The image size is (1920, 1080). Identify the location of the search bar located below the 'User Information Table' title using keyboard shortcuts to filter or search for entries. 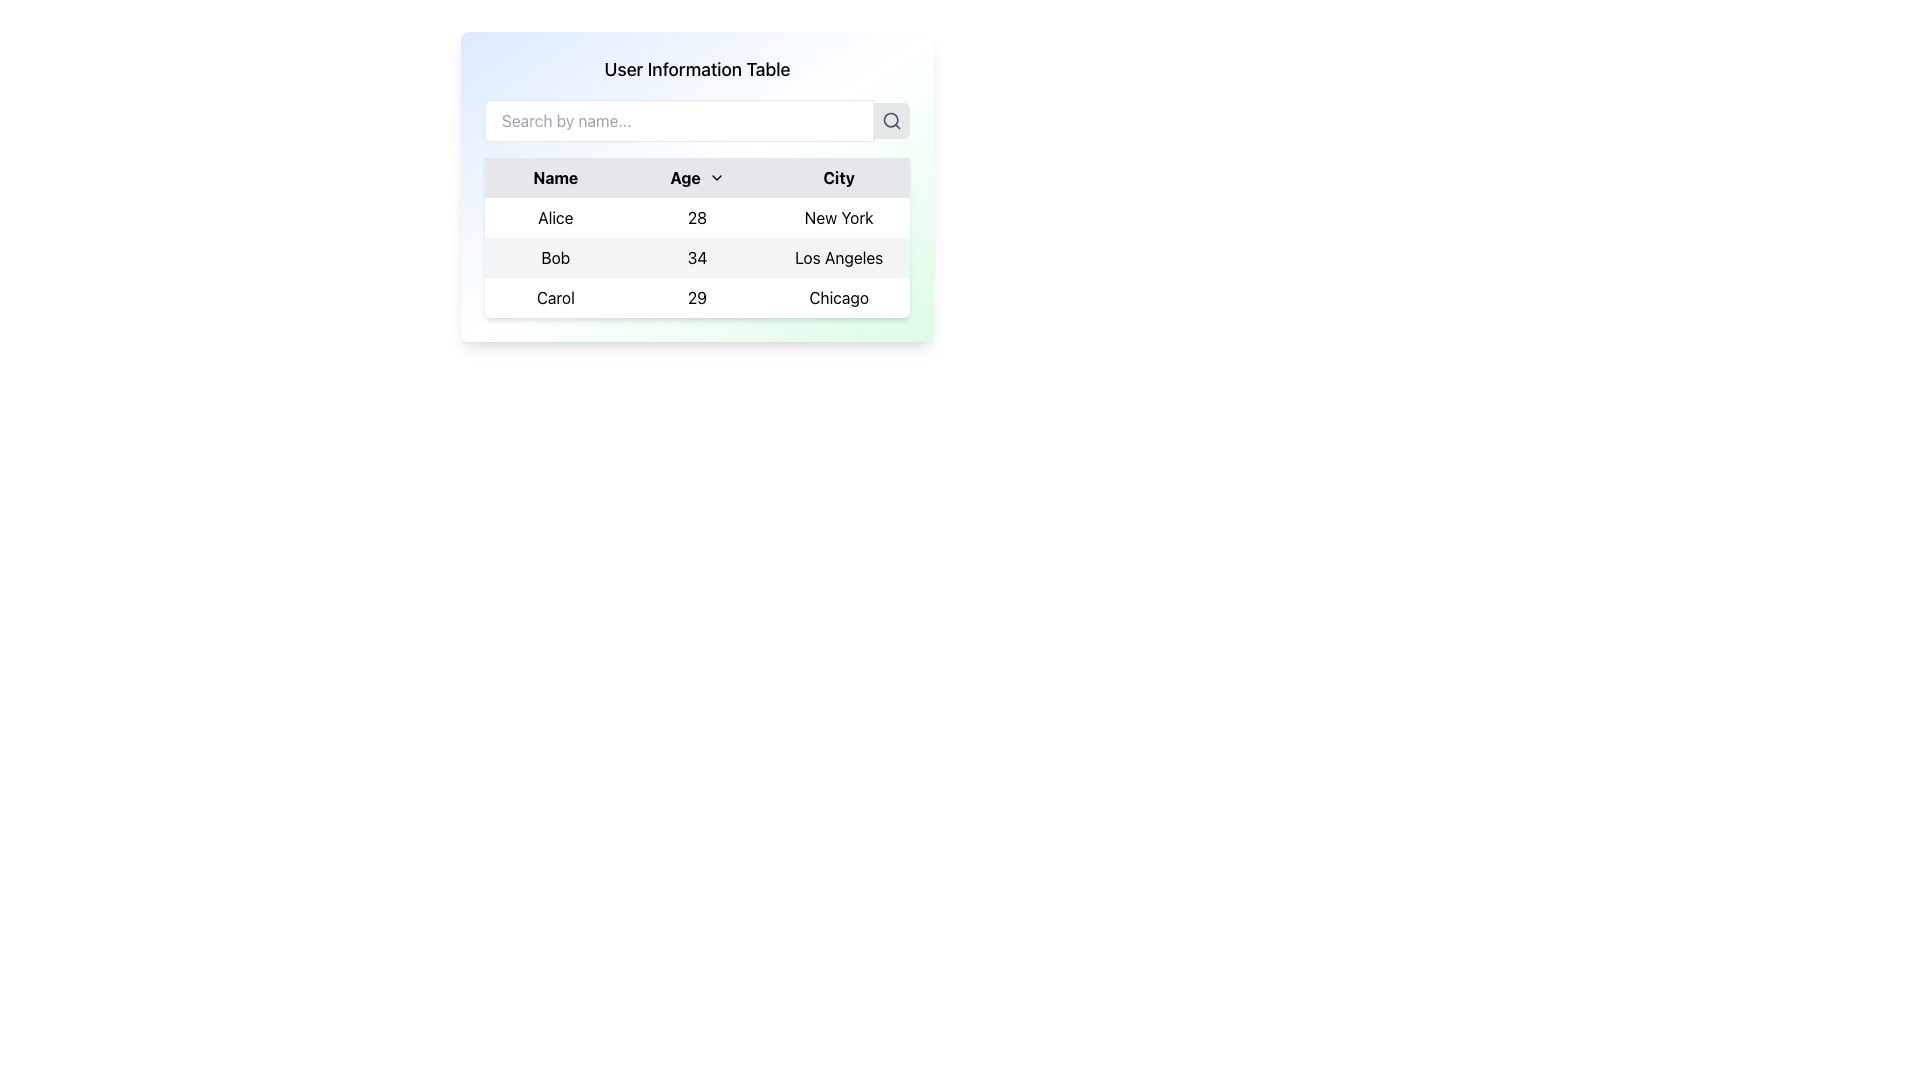
(697, 120).